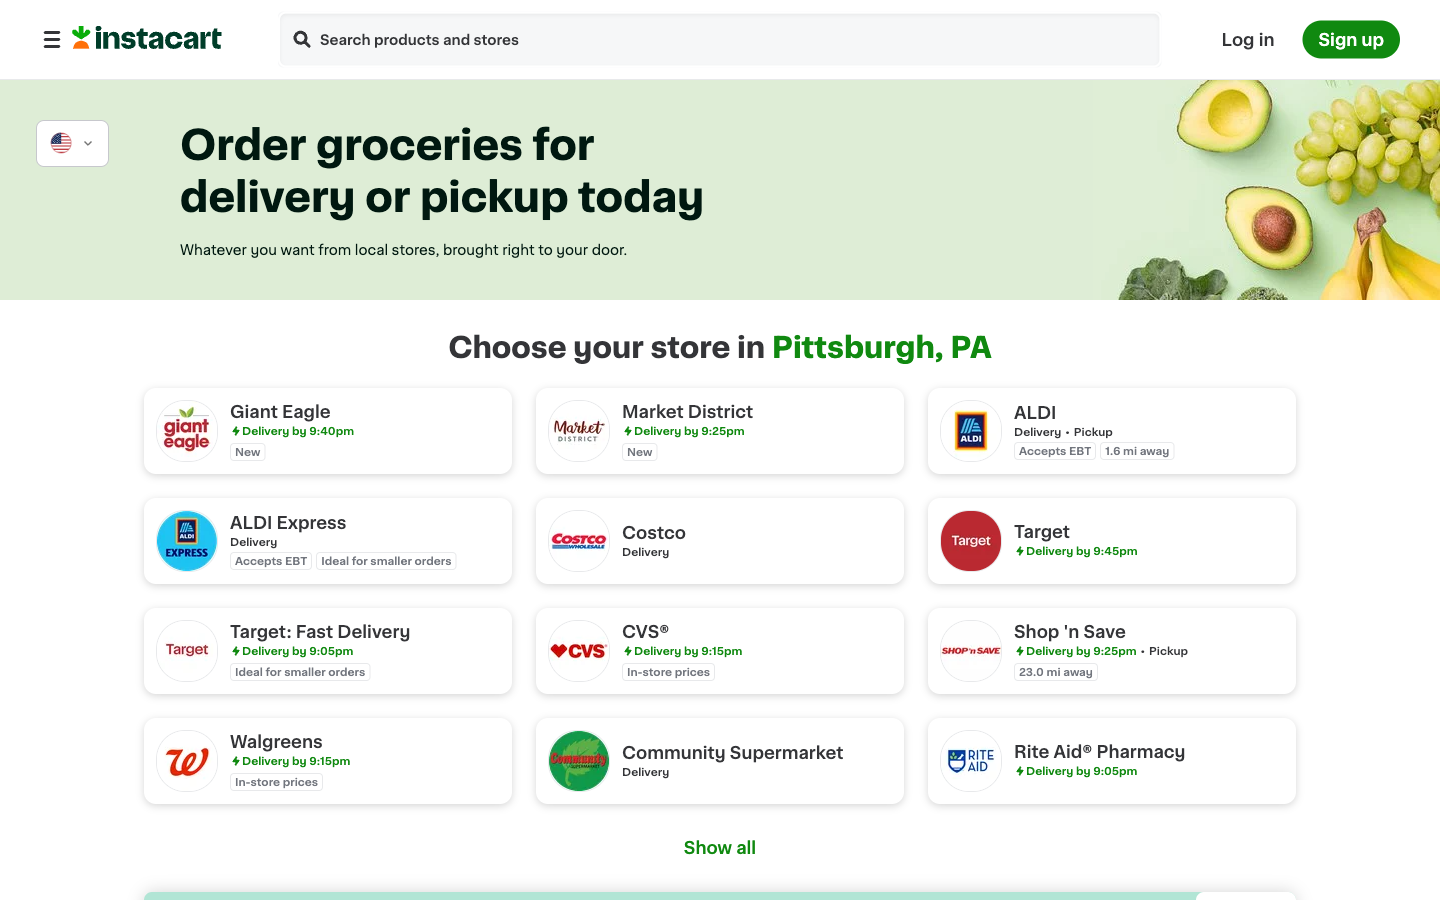 This screenshot has width=1440, height=900. I want to click on Visit the medicine section of Rite Aid Pharmacy"s website, so click(1110, 760).